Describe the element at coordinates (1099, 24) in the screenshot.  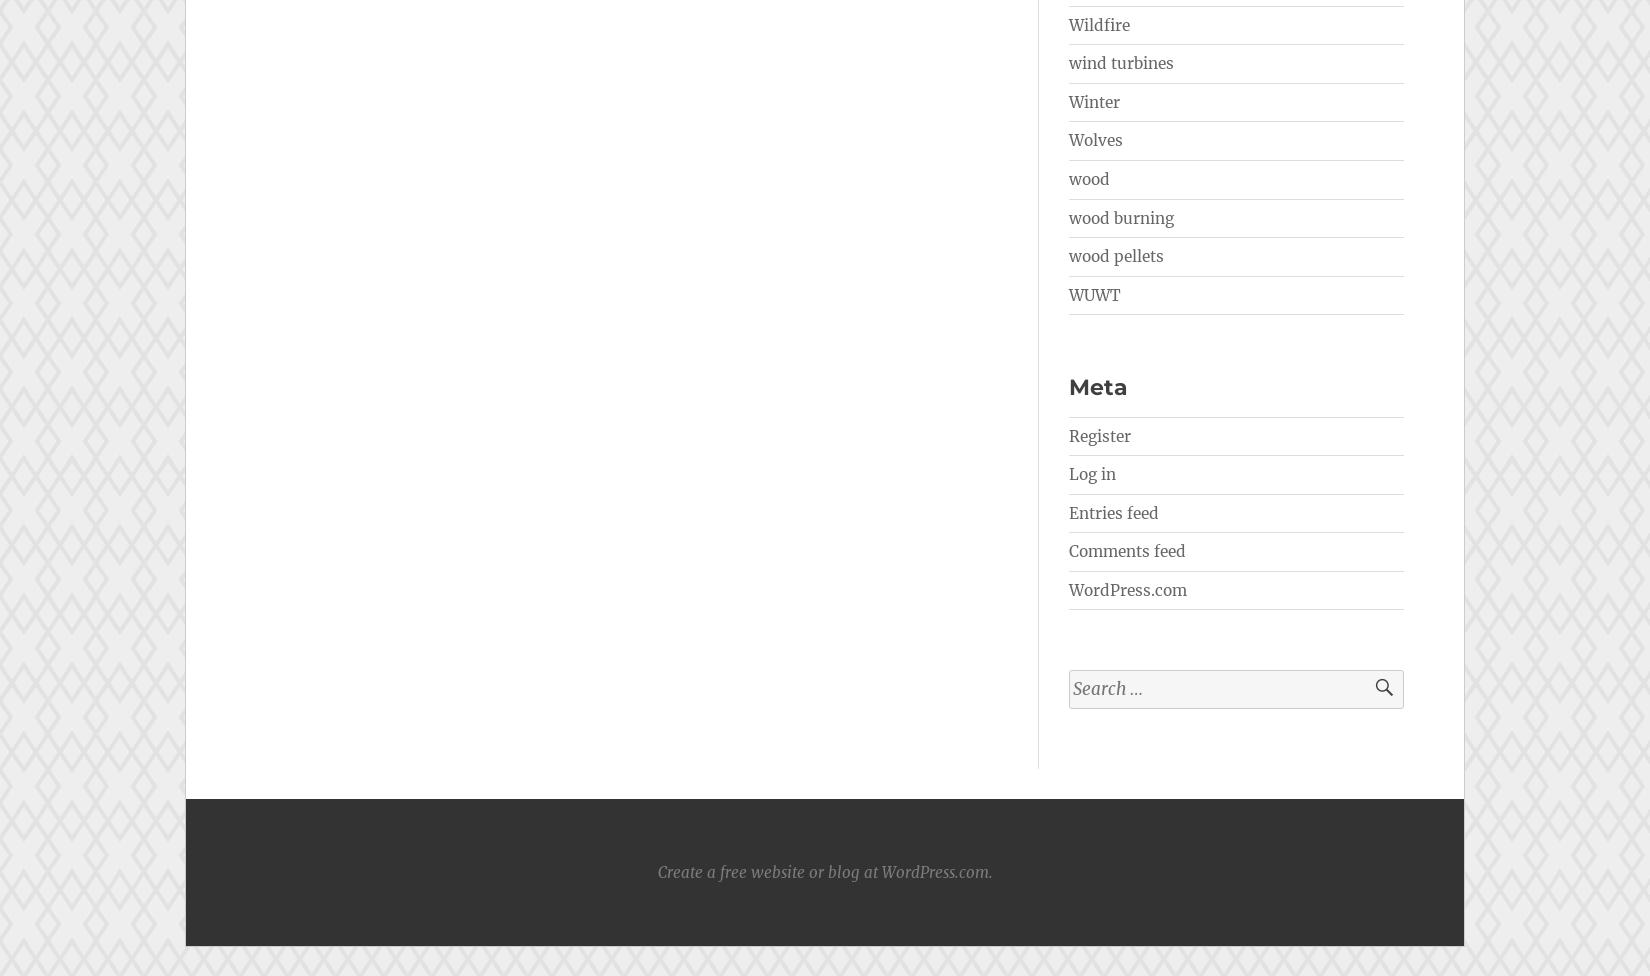
I see `'Wildfire'` at that location.